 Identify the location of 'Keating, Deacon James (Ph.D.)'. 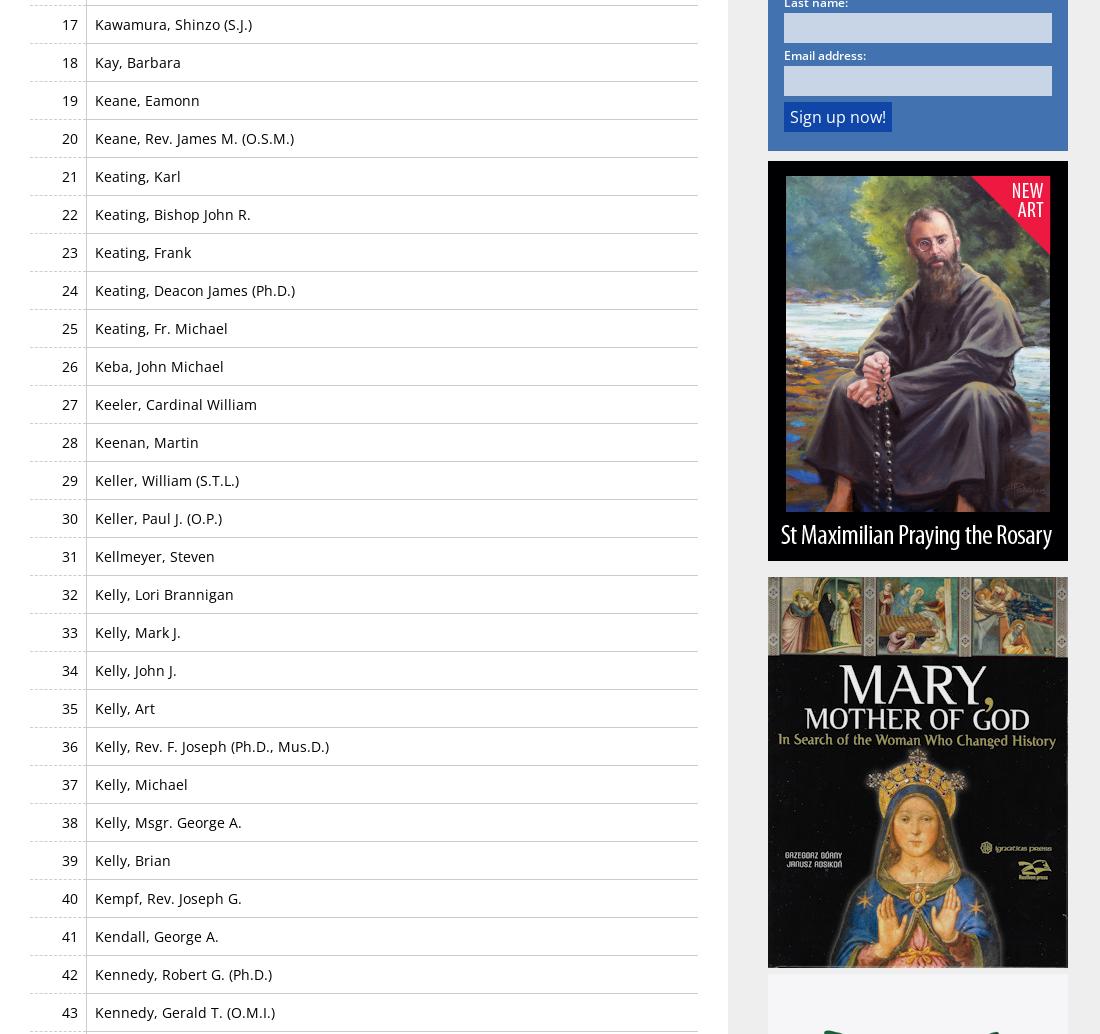
(194, 288).